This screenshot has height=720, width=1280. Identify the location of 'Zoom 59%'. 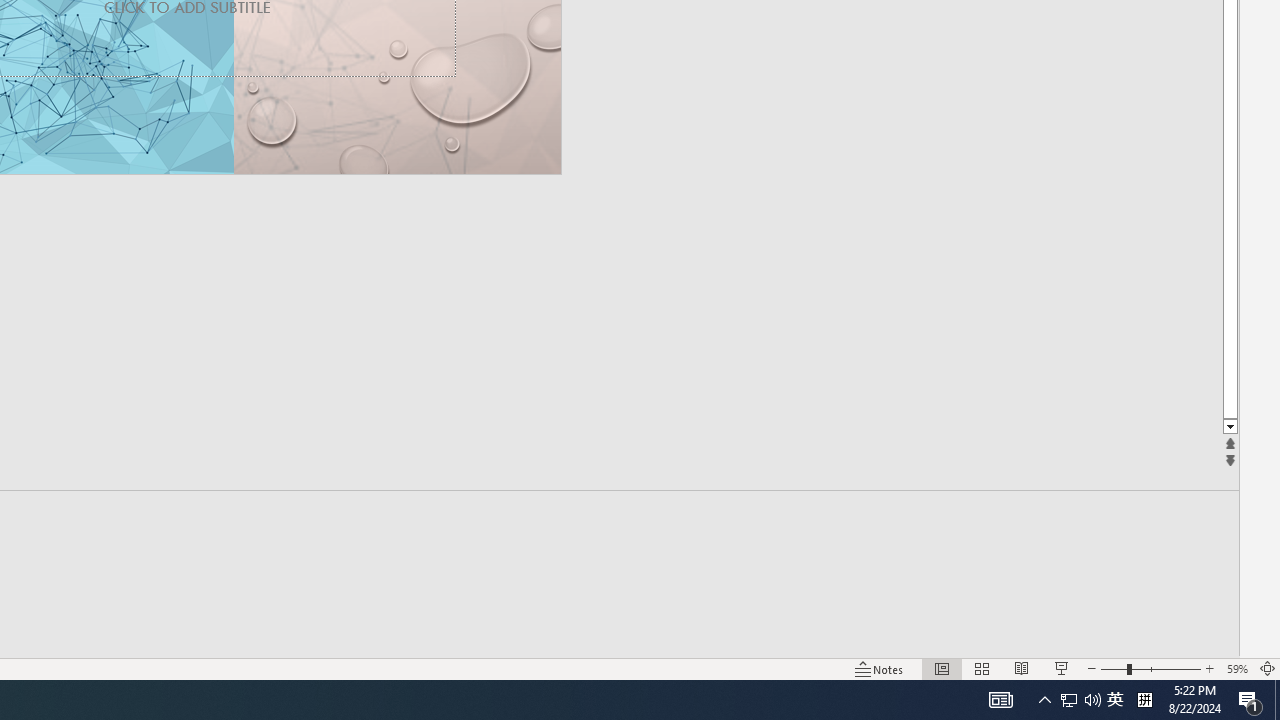
(1236, 669).